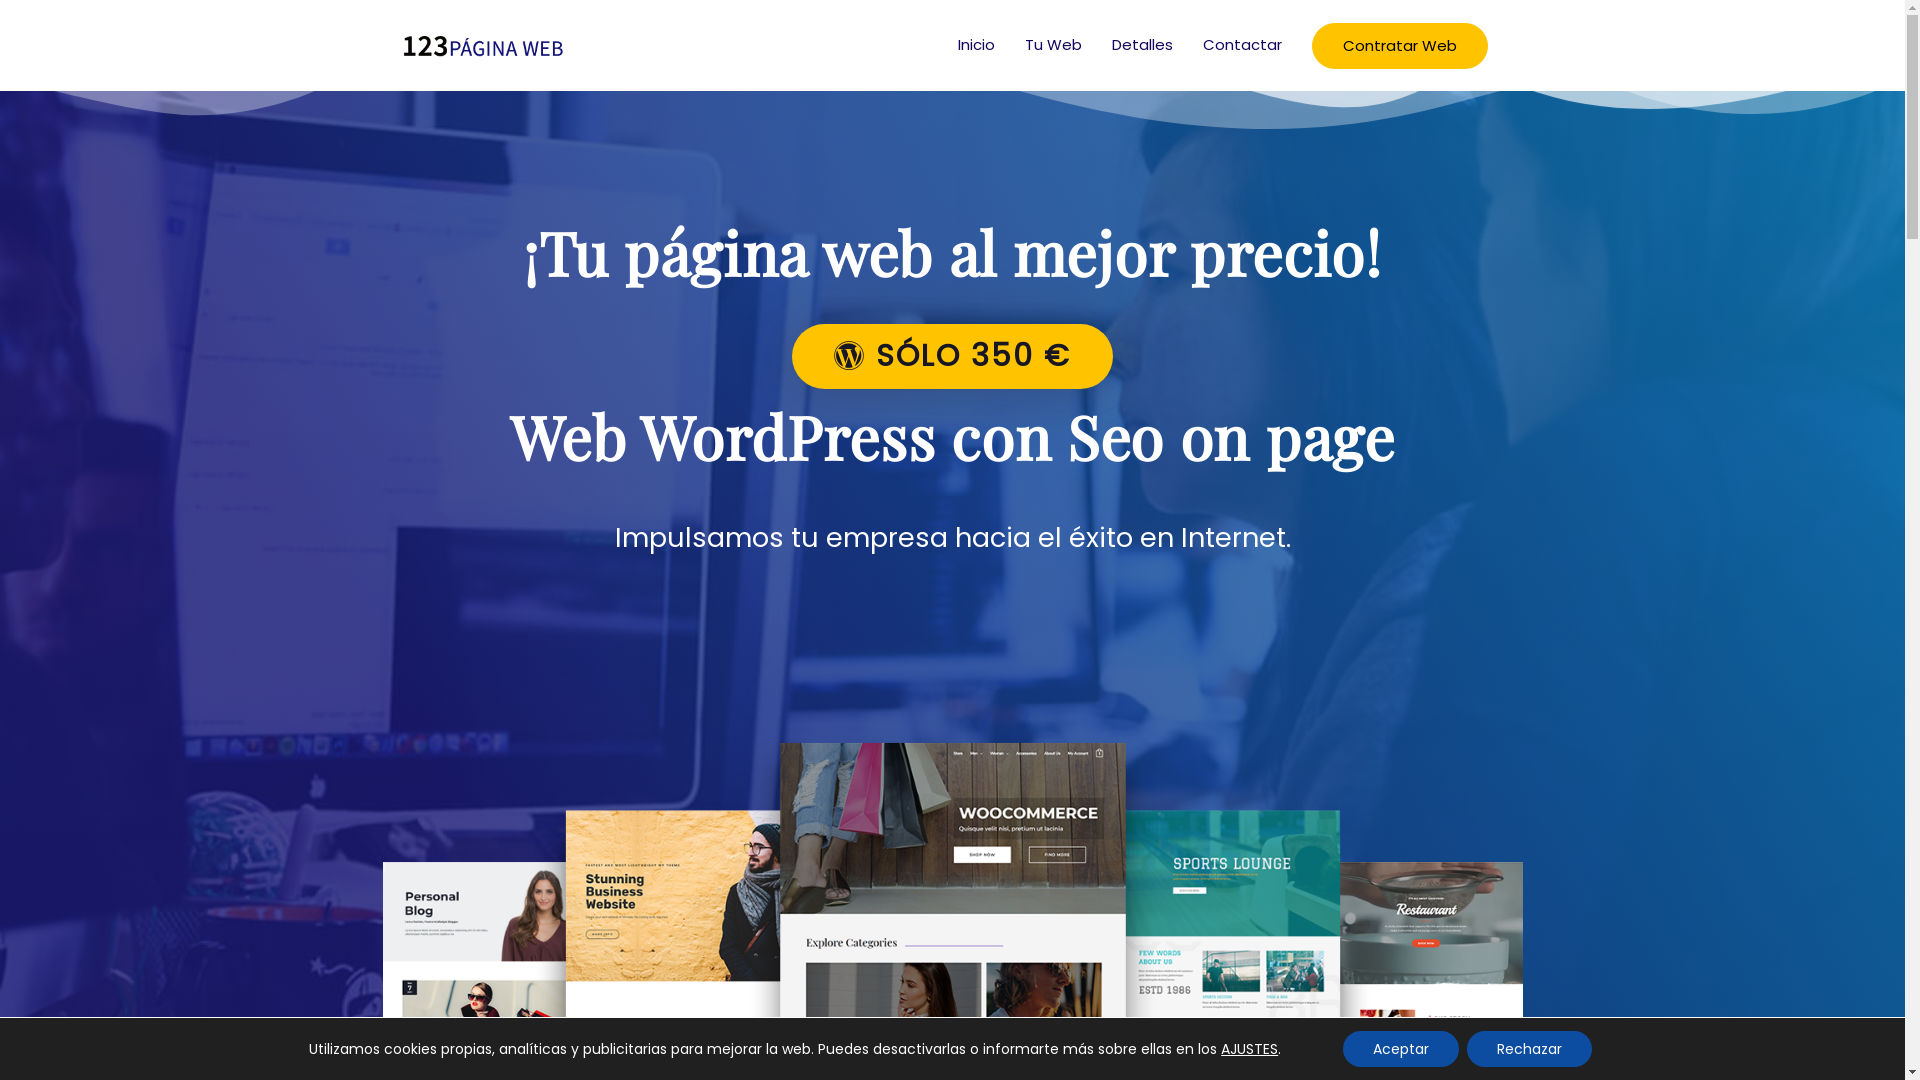 Image resolution: width=1920 pixels, height=1080 pixels. Describe the element at coordinates (1141, 45) in the screenshot. I see `'Detalles'` at that location.